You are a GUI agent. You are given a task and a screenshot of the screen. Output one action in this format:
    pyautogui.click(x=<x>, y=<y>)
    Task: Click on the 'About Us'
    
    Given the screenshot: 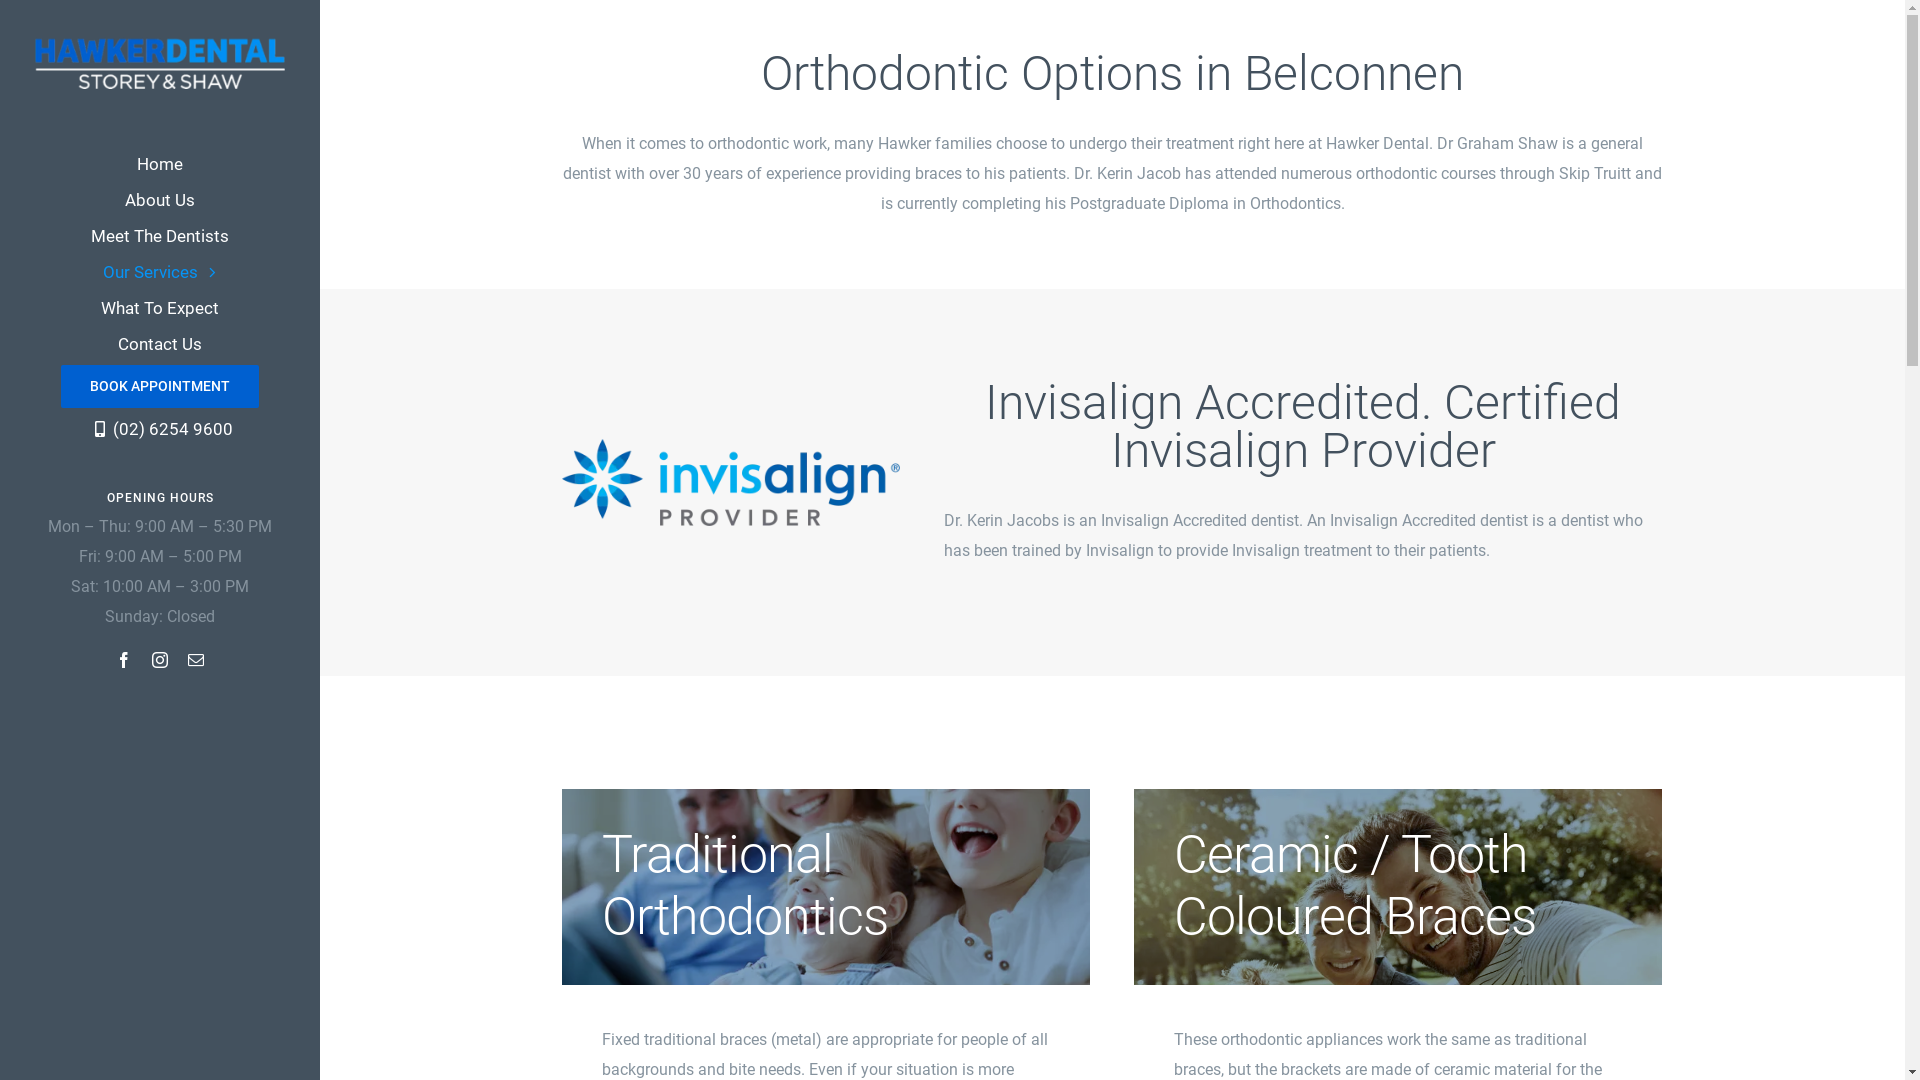 What is the action you would take?
    pyautogui.click(x=158, y=200)
    